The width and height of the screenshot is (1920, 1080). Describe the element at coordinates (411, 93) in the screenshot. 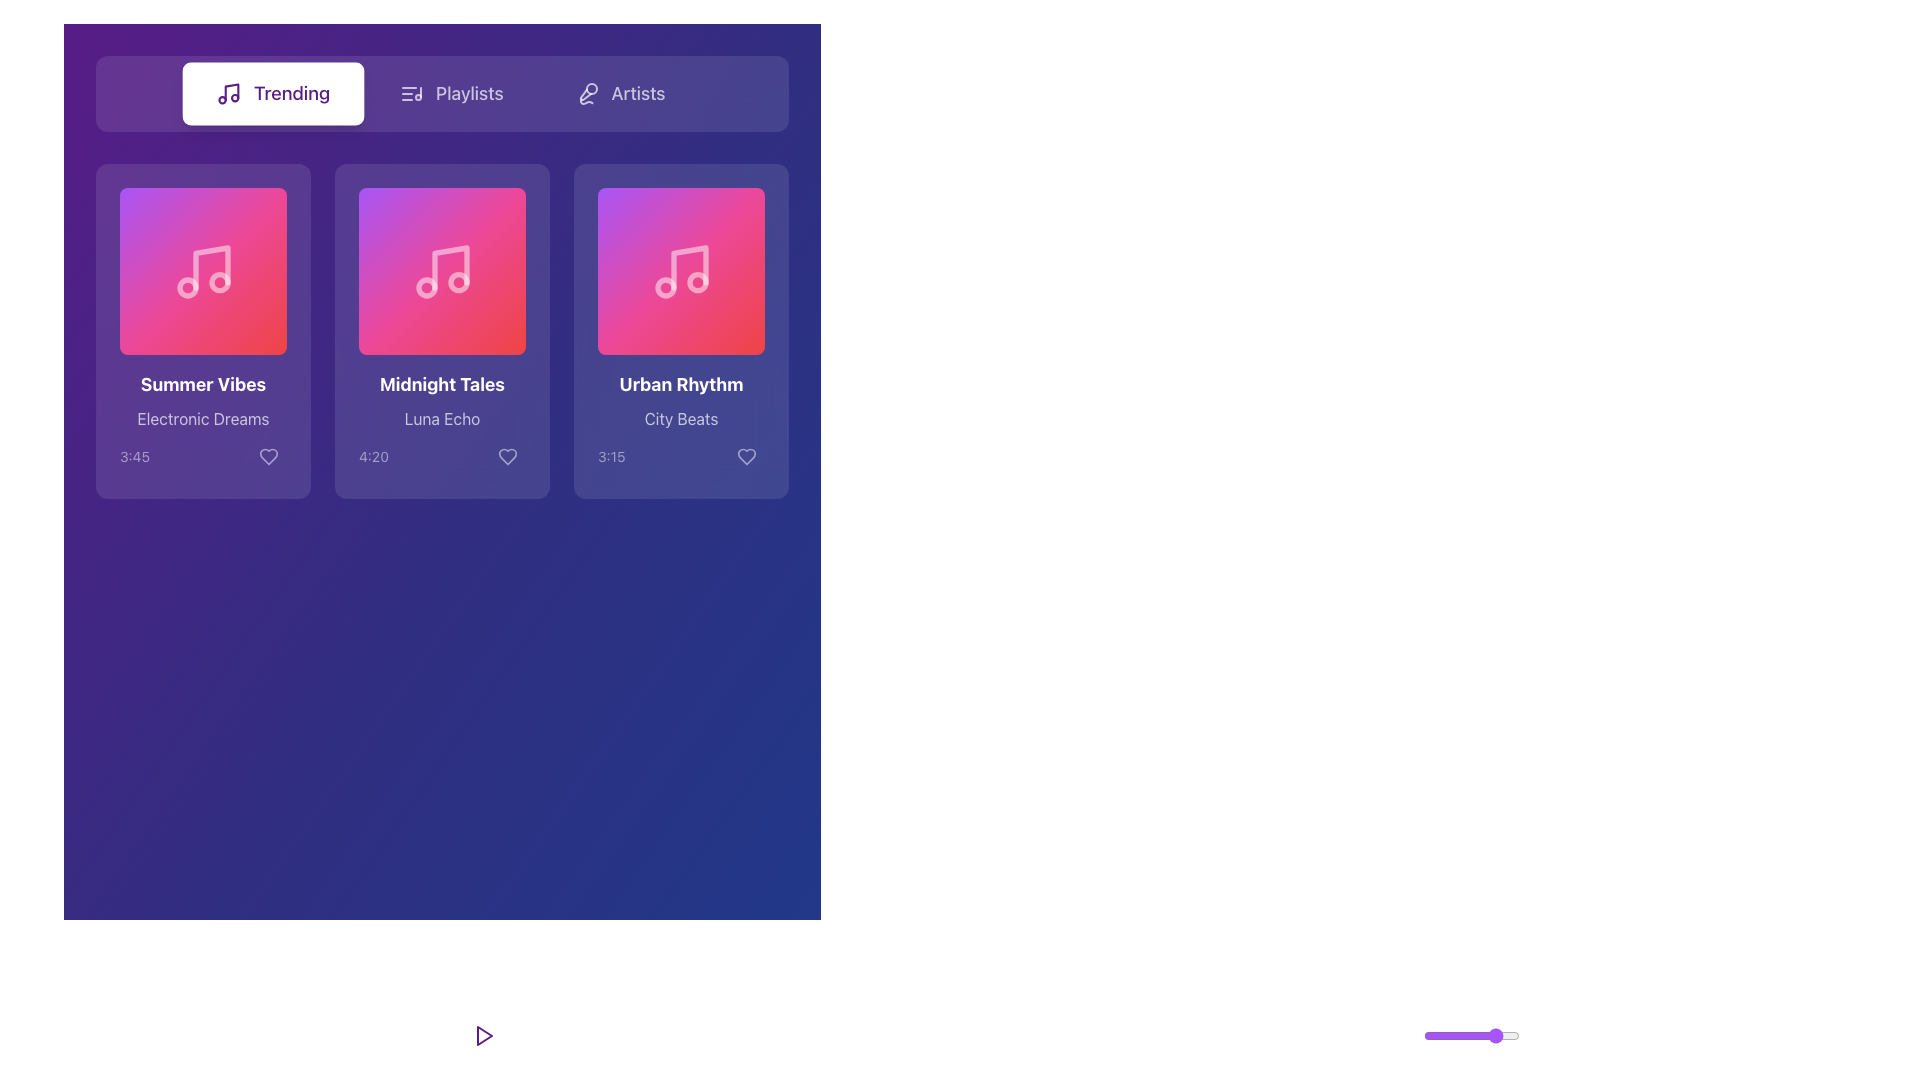

I see `the 'Playlists' icon located in the navigation bar, specifically on the left side of the 'Playlists' label` at that location.